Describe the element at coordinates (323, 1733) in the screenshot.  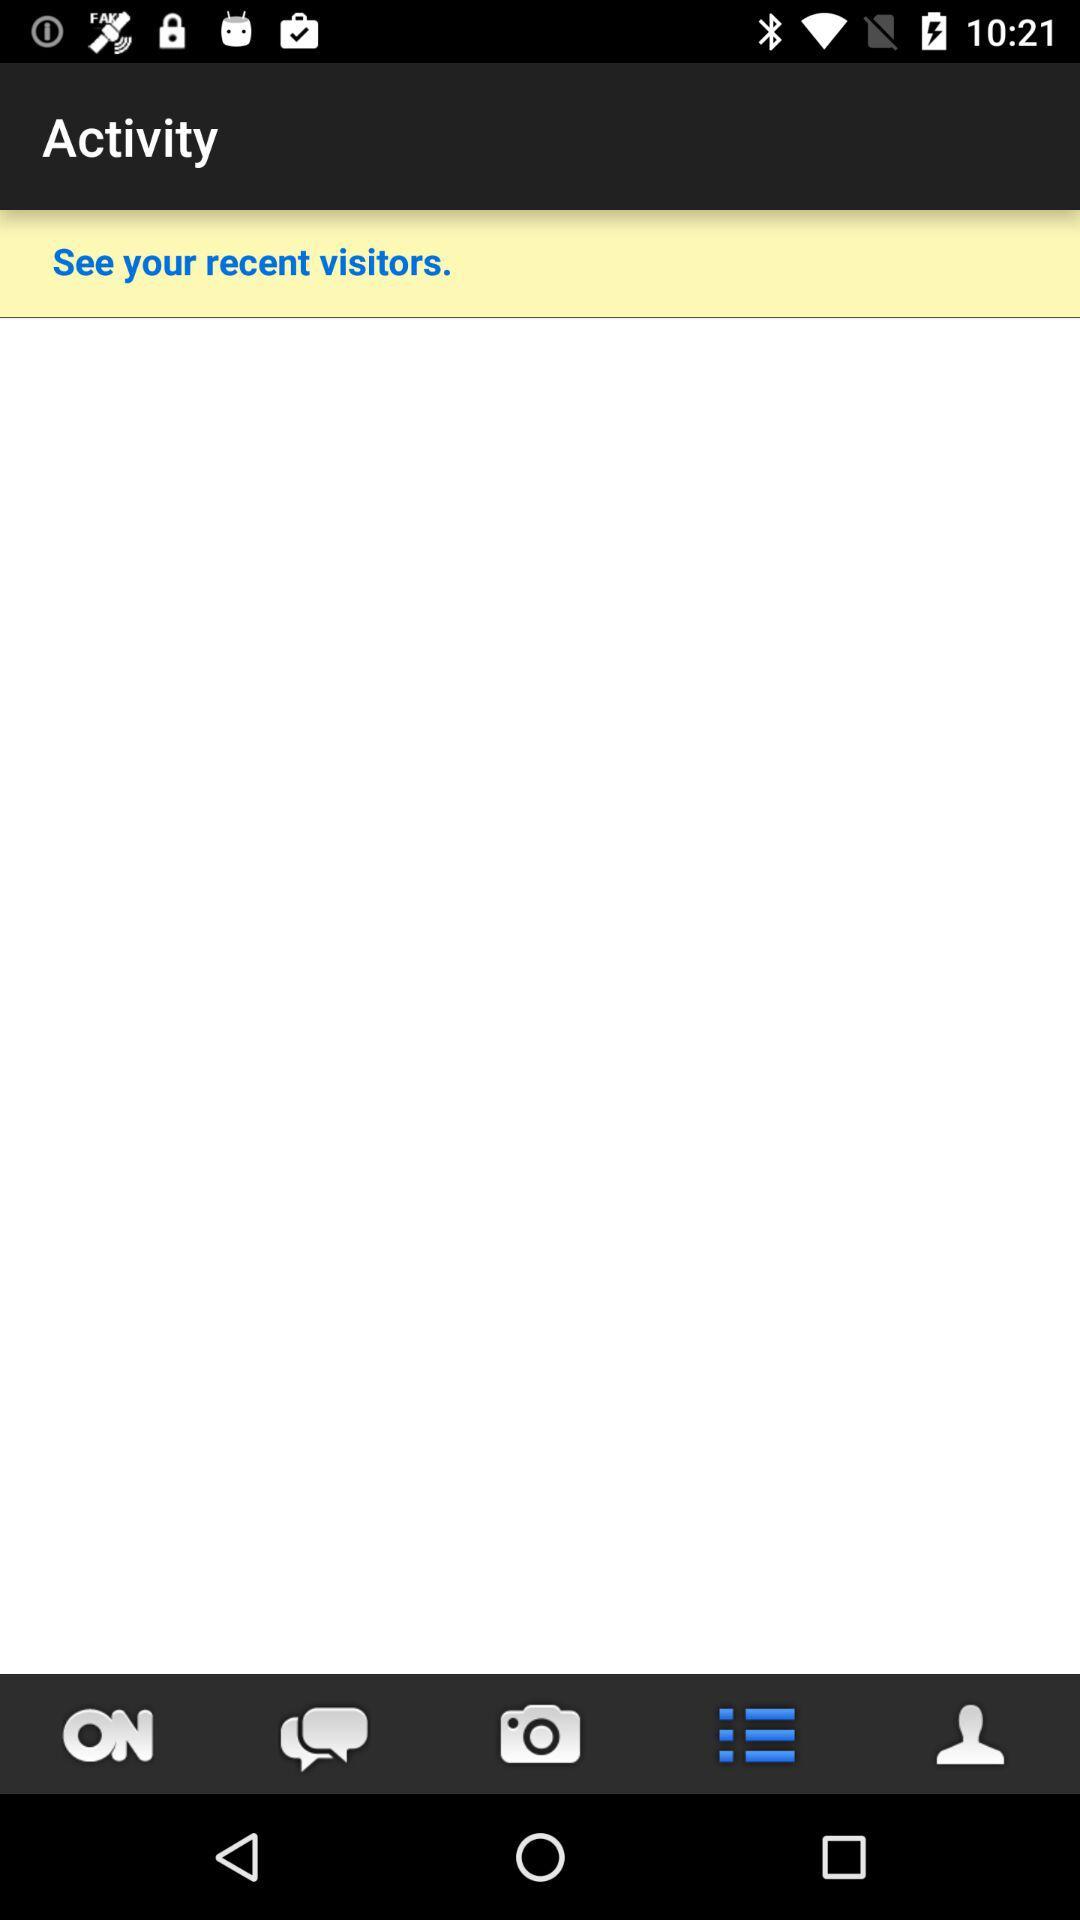
I see `chat message` at that location.